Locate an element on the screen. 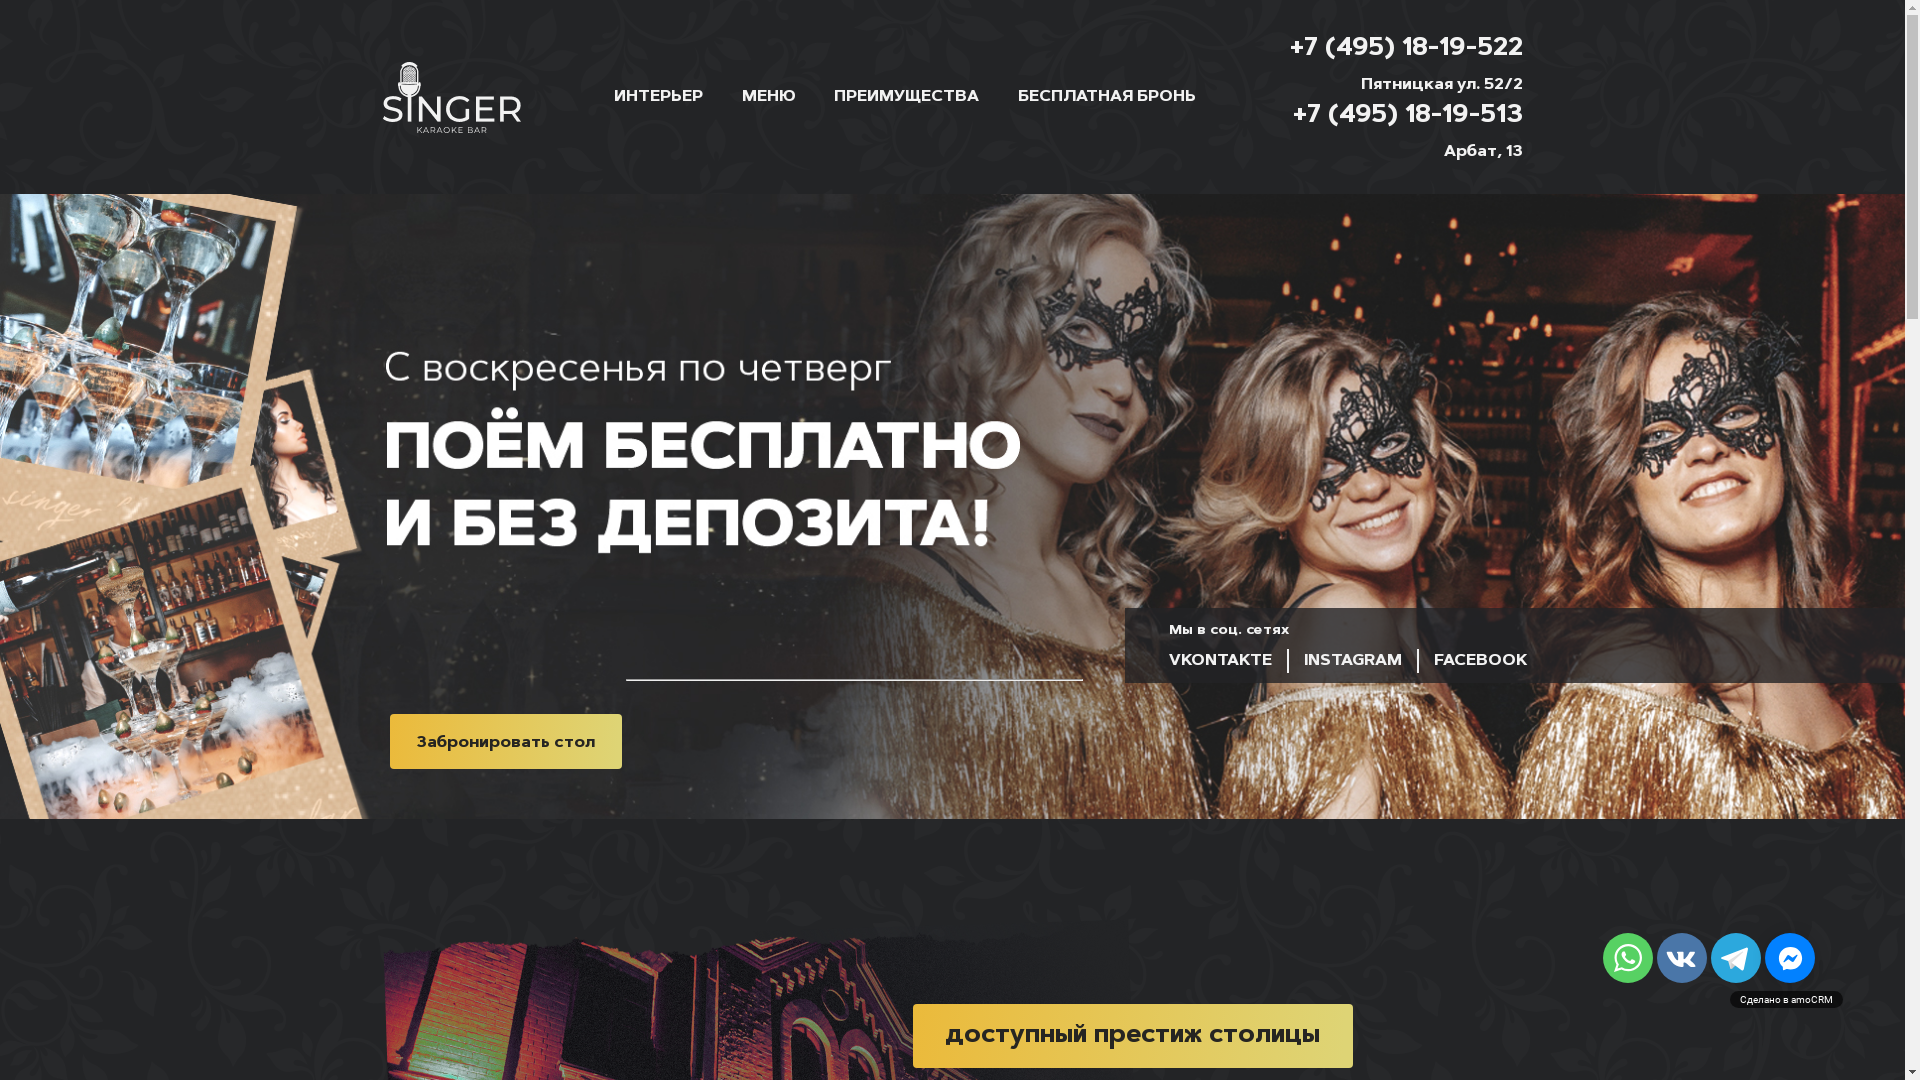  '+7 (495) 18-19-513' is located at coordinates (1405, 118).